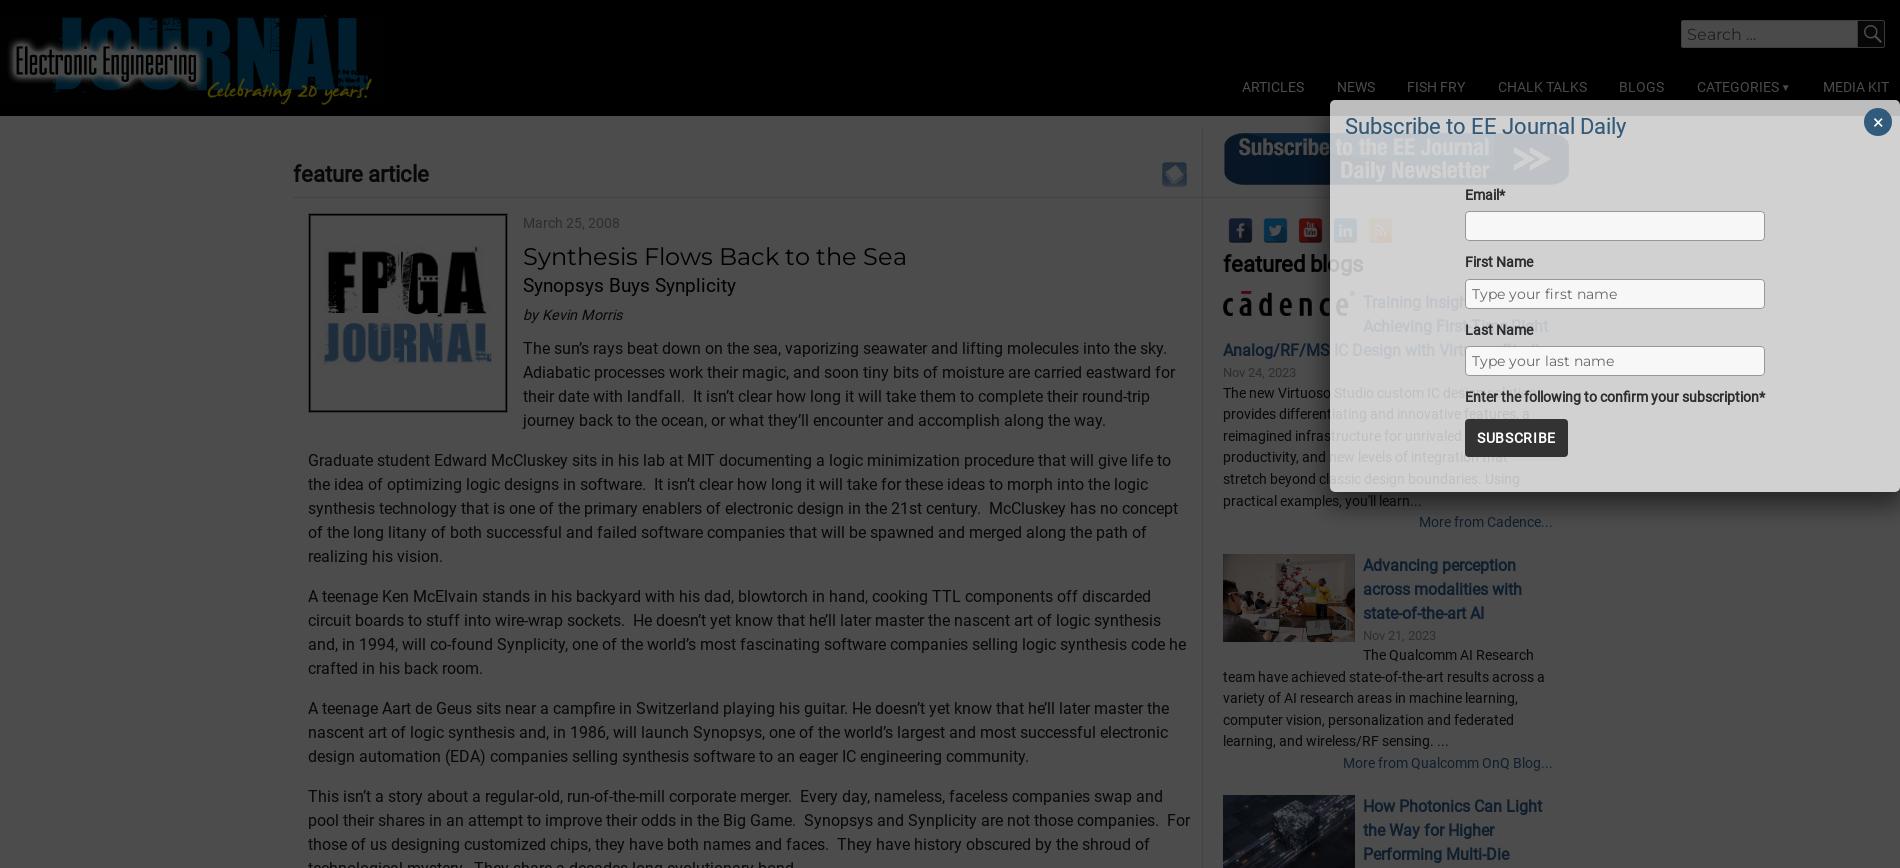 The image size is (1900, 868). I want to click on 'by Kevin Morris', so click(571, 415).